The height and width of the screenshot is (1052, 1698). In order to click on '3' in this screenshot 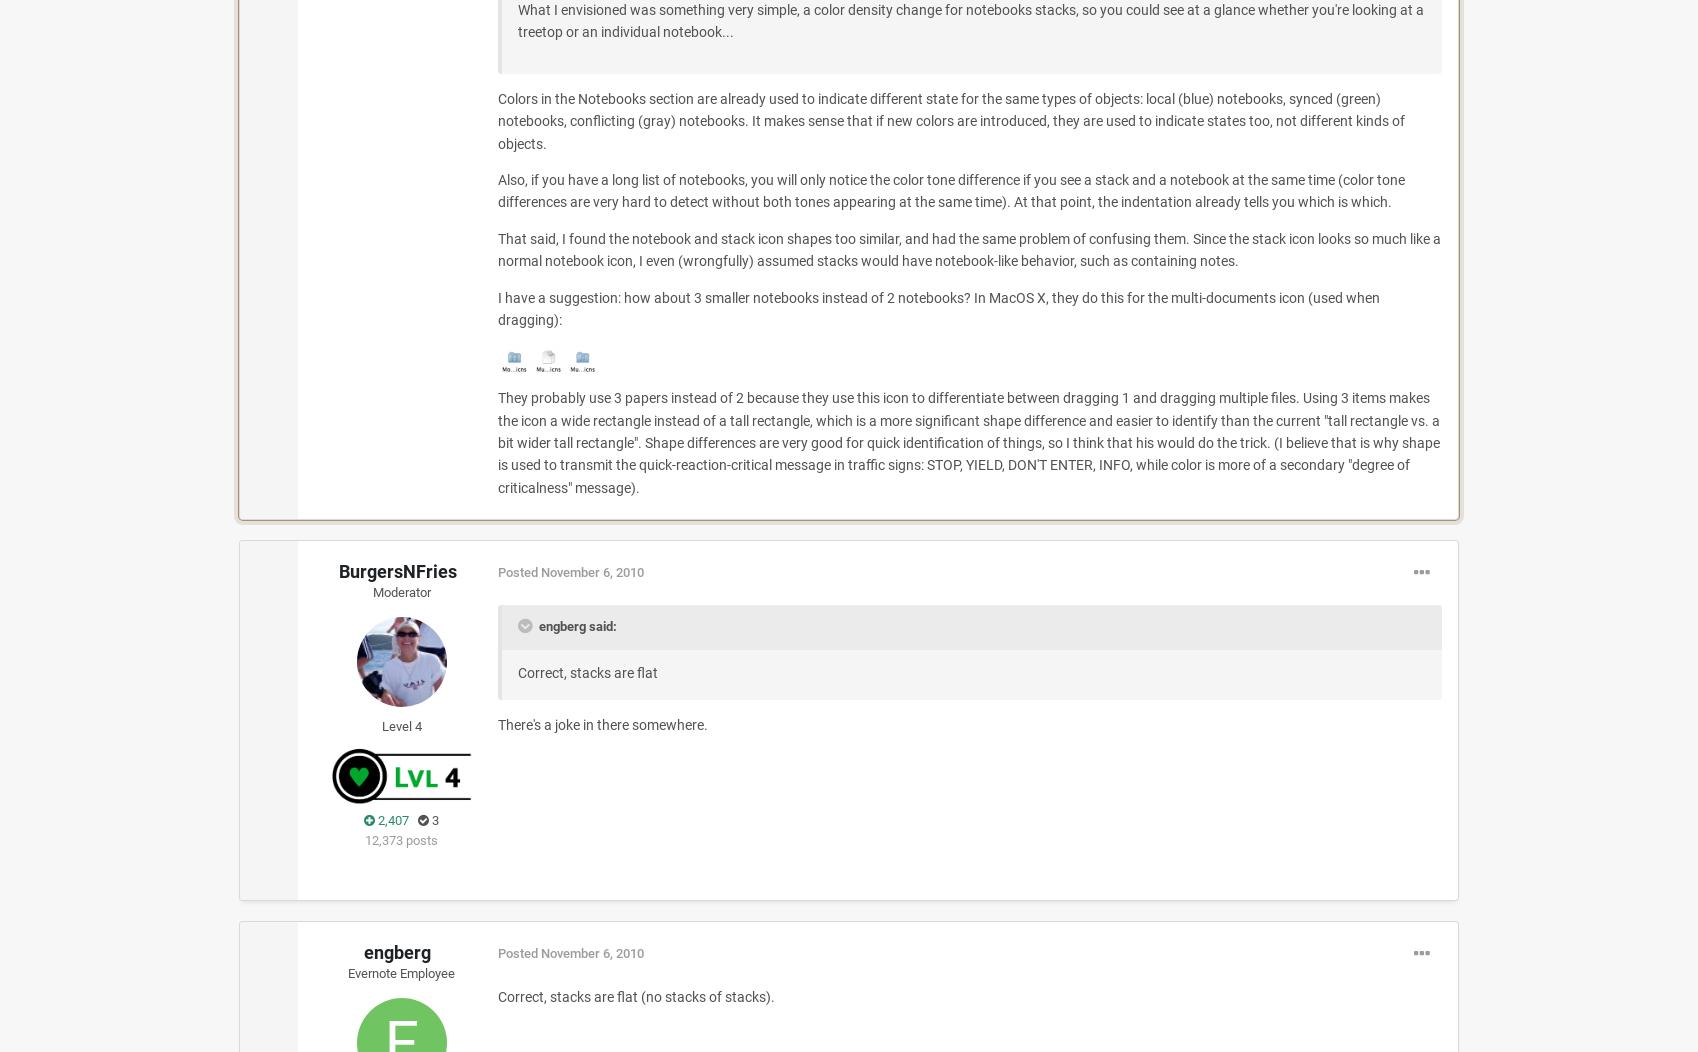, I will do `click(433, 820)`.